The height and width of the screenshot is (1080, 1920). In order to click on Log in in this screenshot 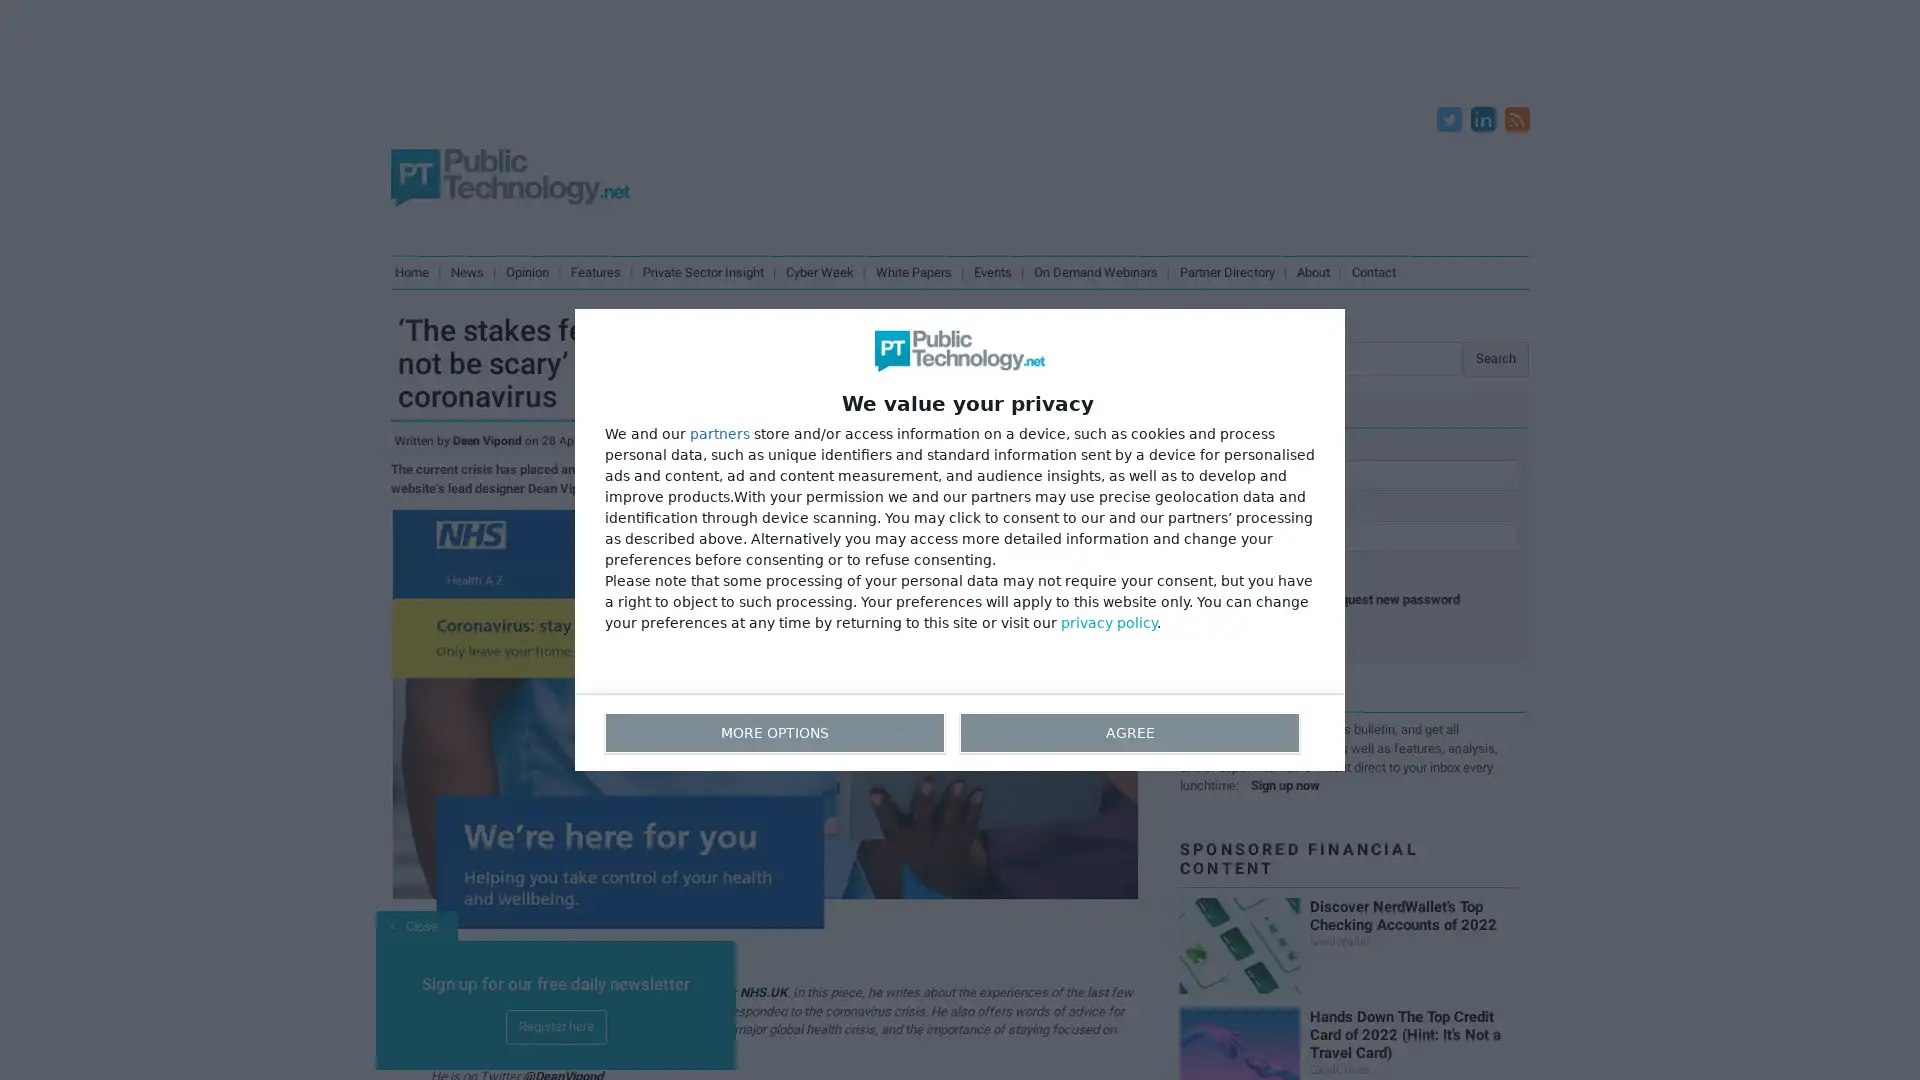, I will do `click(1208, 634)`.